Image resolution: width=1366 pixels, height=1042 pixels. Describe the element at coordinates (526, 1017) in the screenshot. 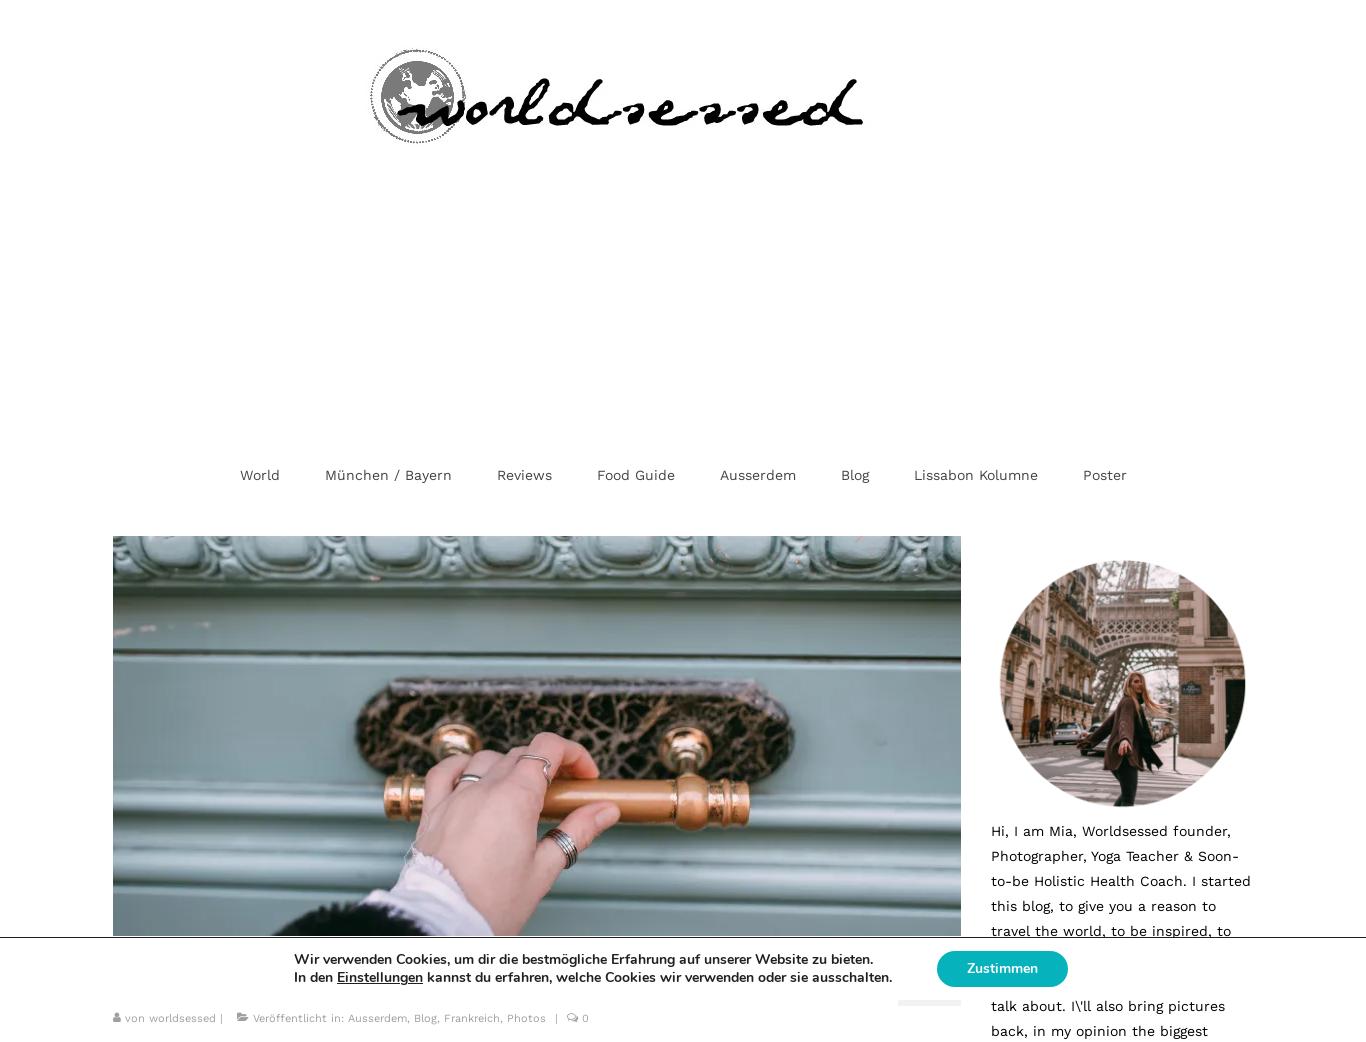

I see `'Photos'` at that location.